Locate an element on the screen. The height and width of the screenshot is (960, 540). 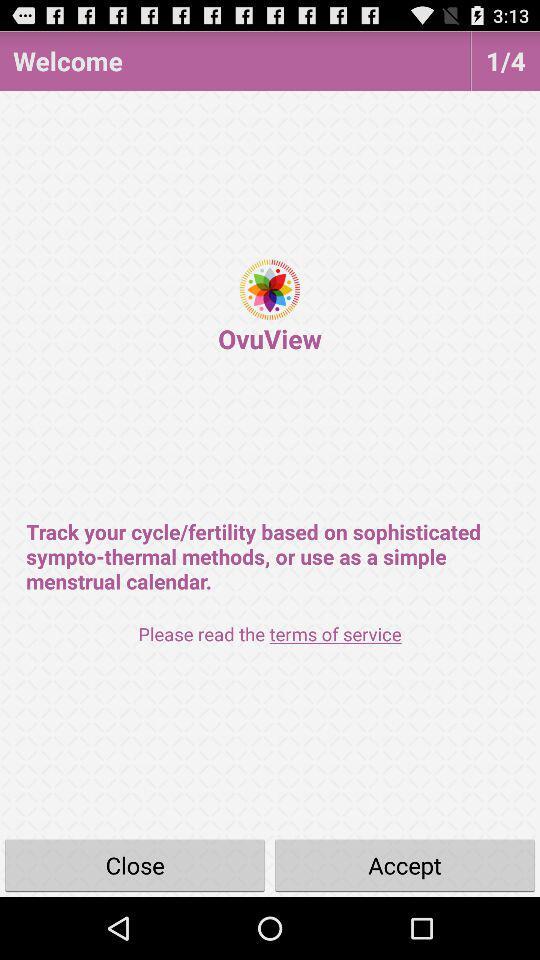
the app below the track your cycle is located at coordinates (270, 633).